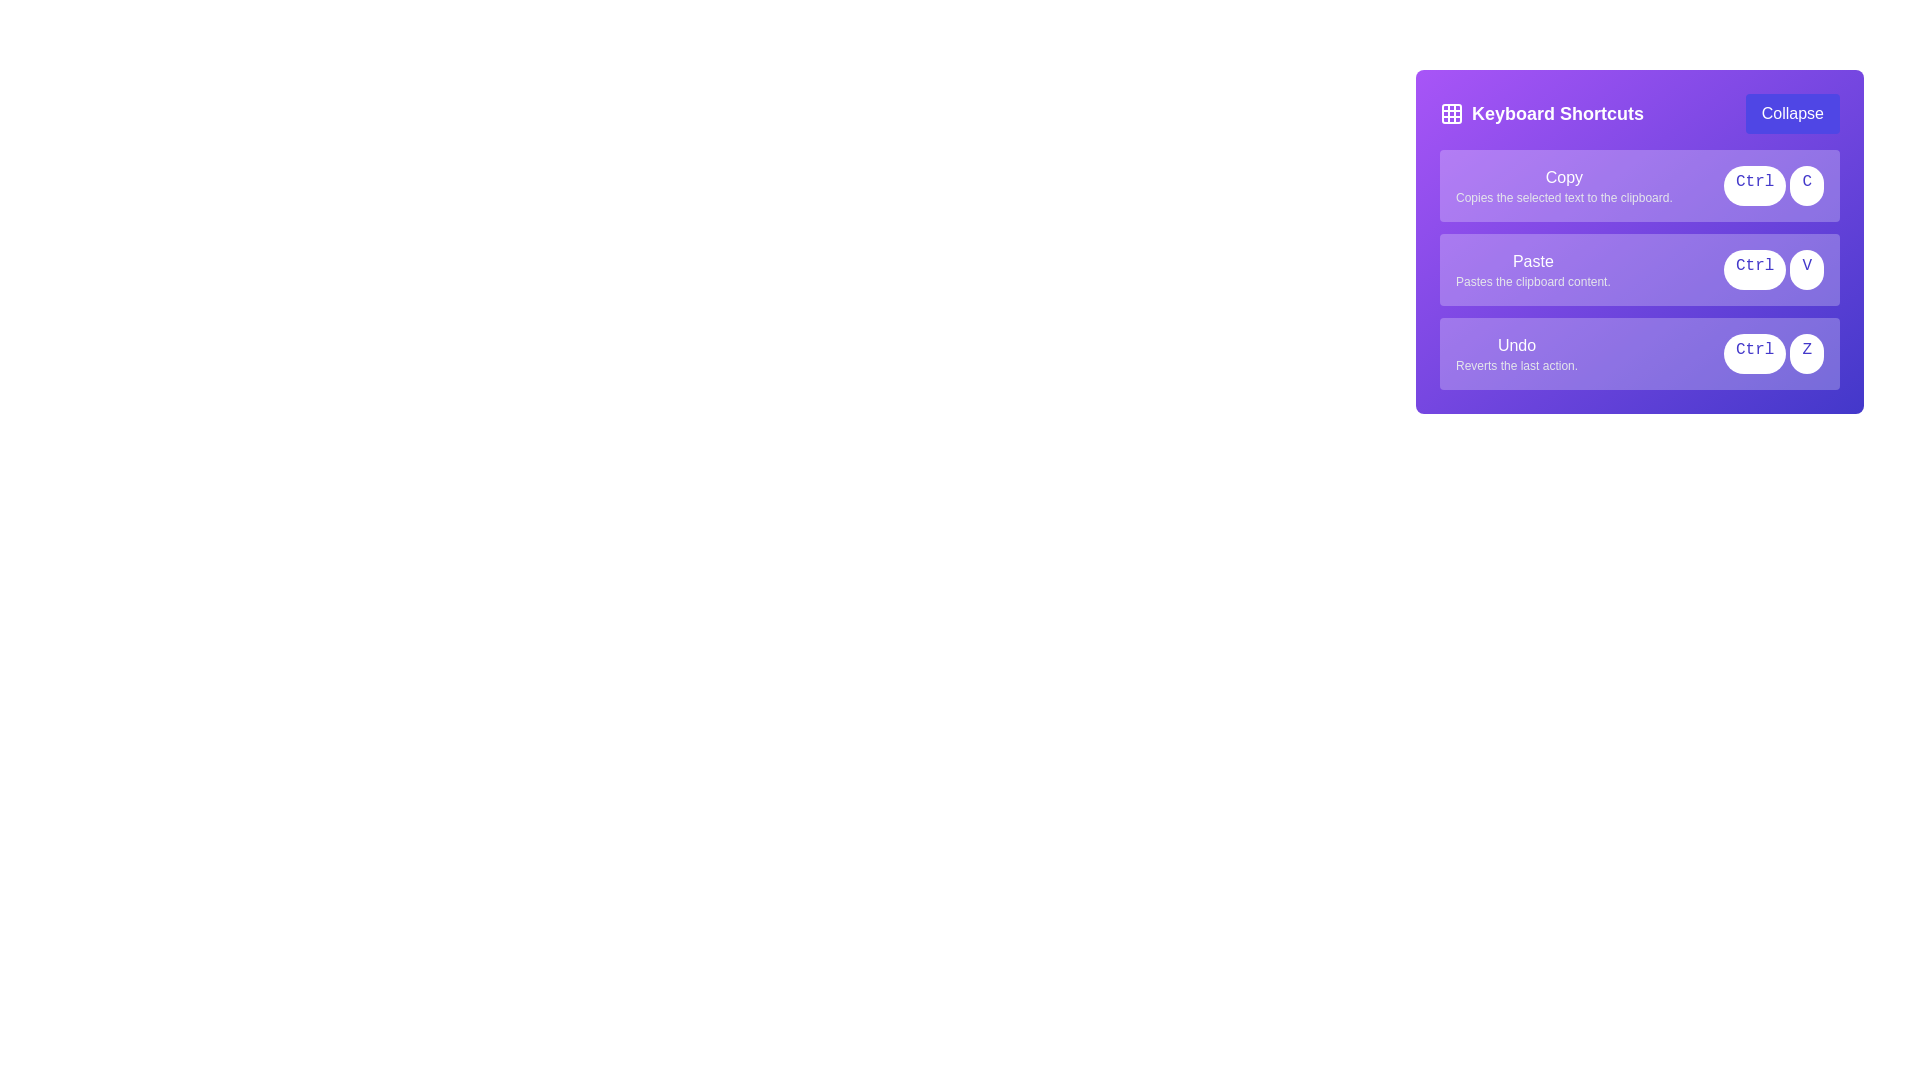 The height and width of the screenshot is (1080, 1920). Describe the element at coordinates (1516, 345) in the screenshot. I see `the Text Label displaying 'Undo' in medium-sized bold white text on a purple background, located above the text 'Reverts the last action.'` at that location.